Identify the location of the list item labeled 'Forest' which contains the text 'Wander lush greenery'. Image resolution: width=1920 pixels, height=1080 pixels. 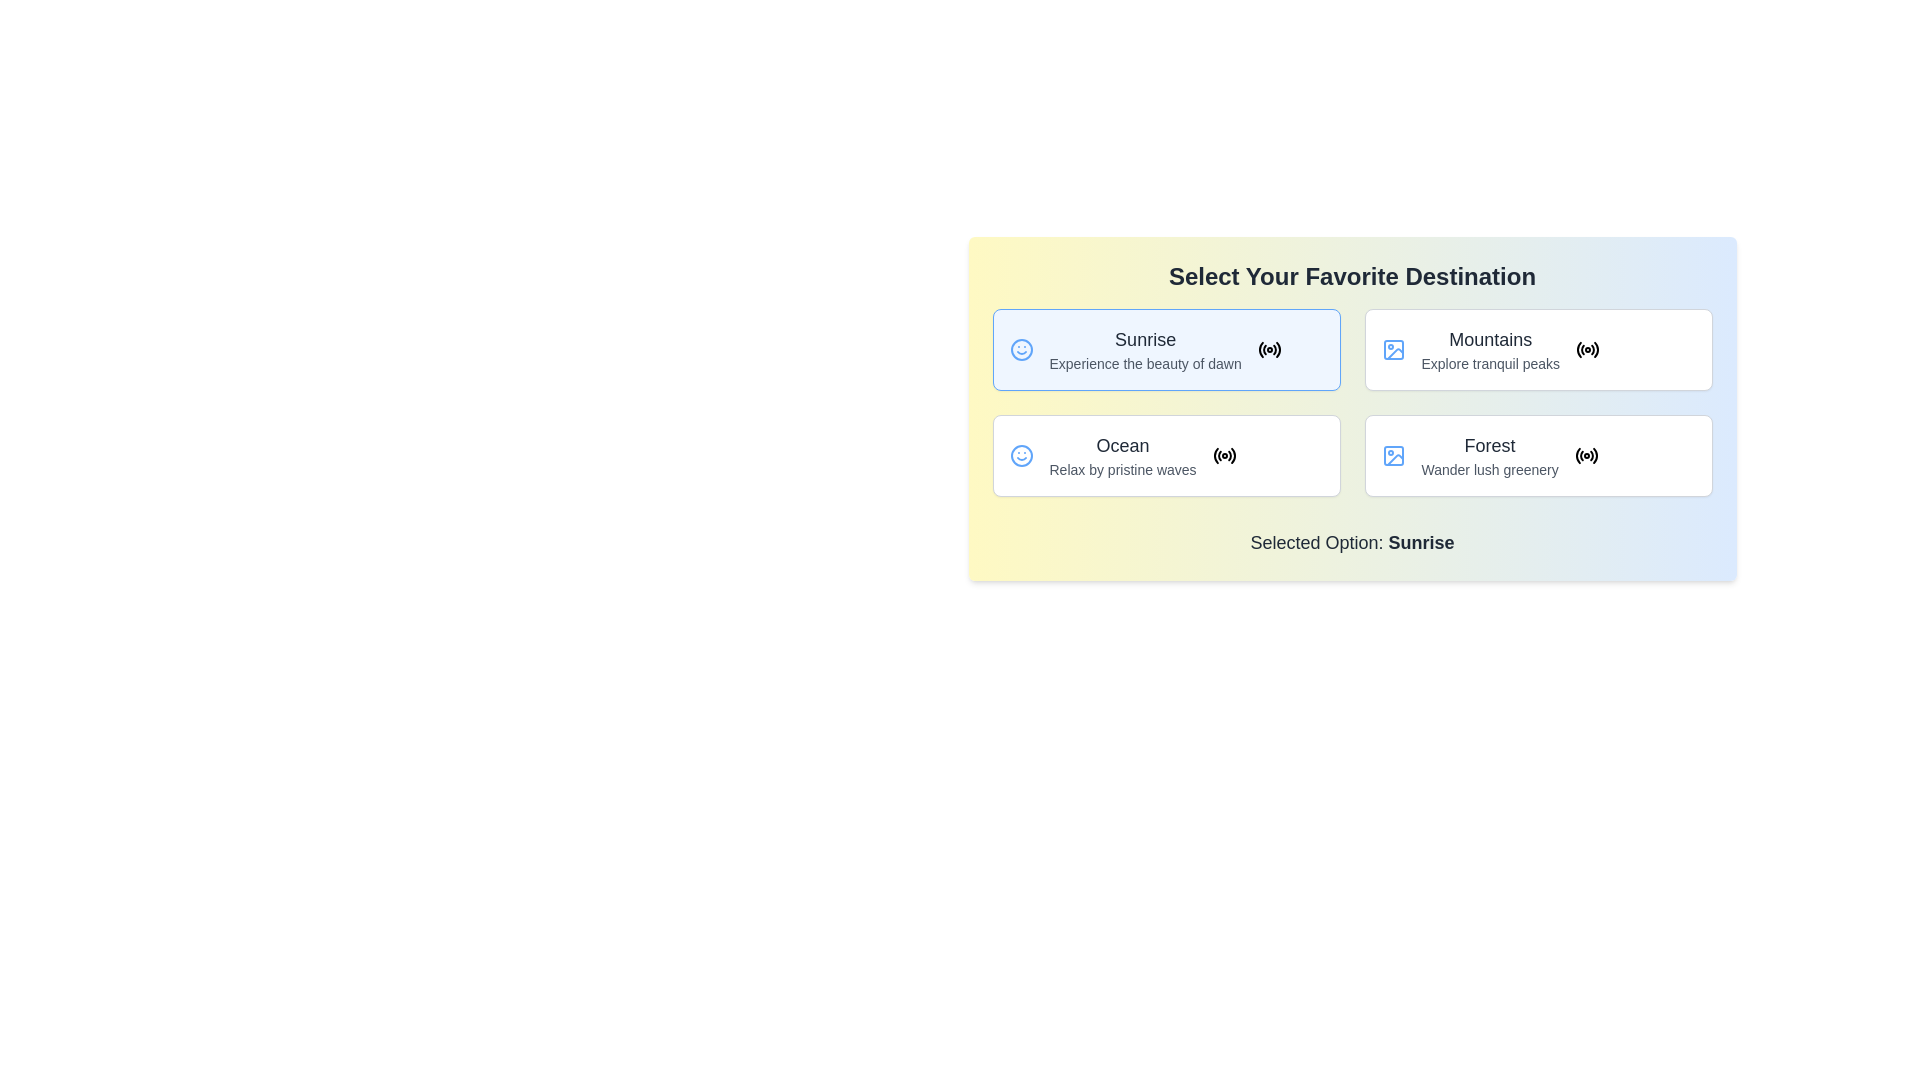
(1490, 455).